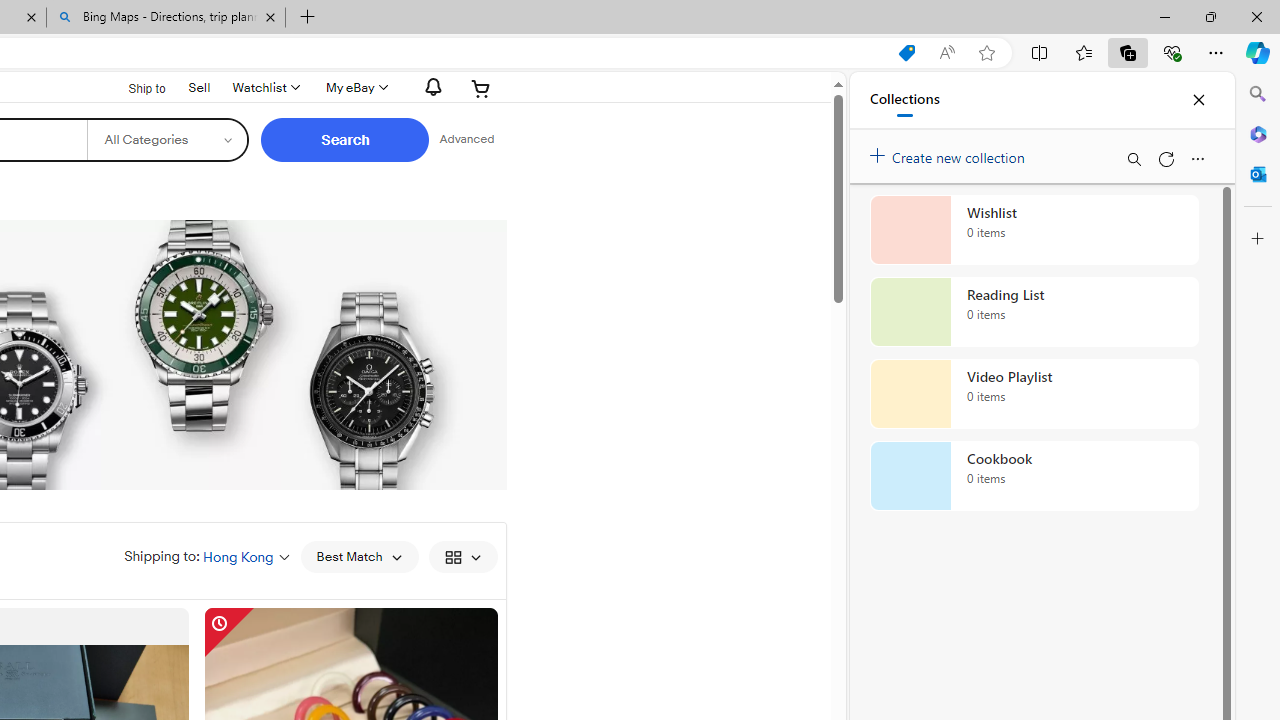 This screenshot has width=1280, height=720. I want to click on 'Advanced Search', so click(466, 139).